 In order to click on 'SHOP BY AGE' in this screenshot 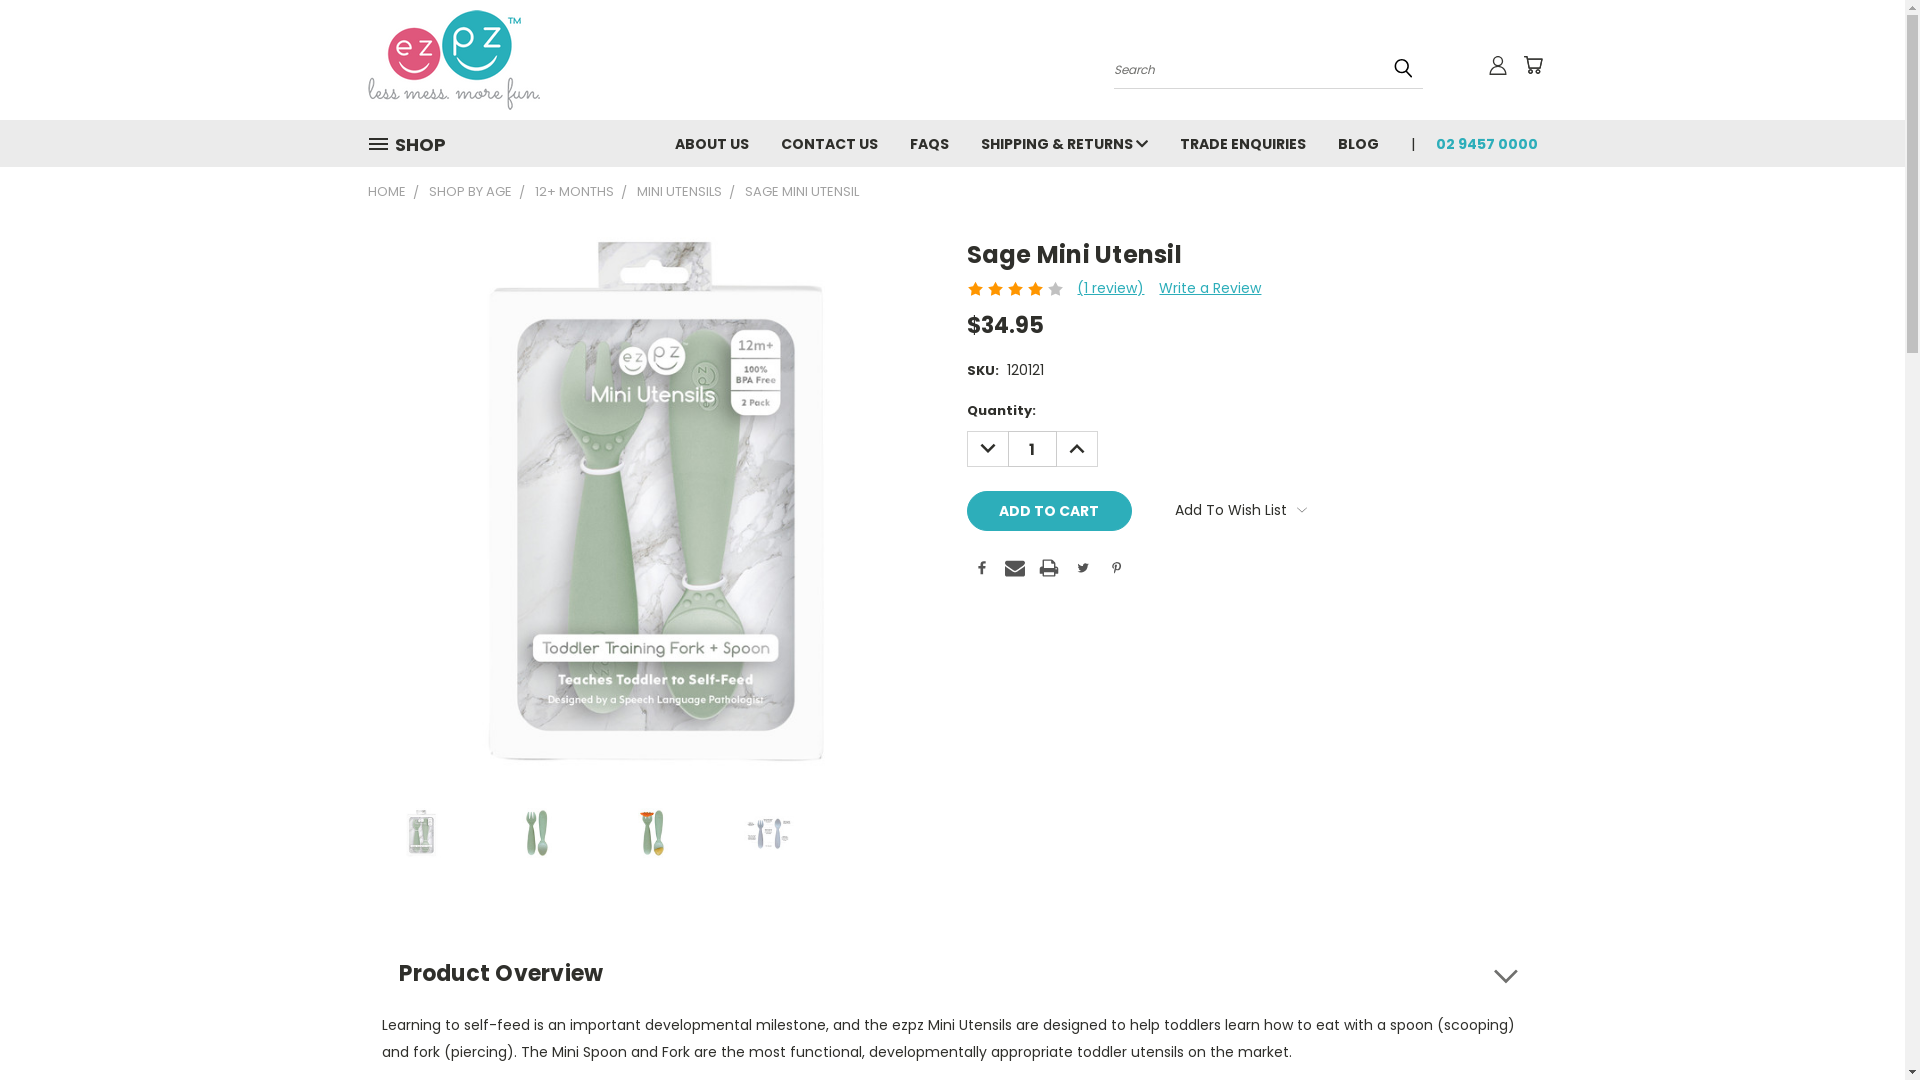, I will do `click(426, 191)`.